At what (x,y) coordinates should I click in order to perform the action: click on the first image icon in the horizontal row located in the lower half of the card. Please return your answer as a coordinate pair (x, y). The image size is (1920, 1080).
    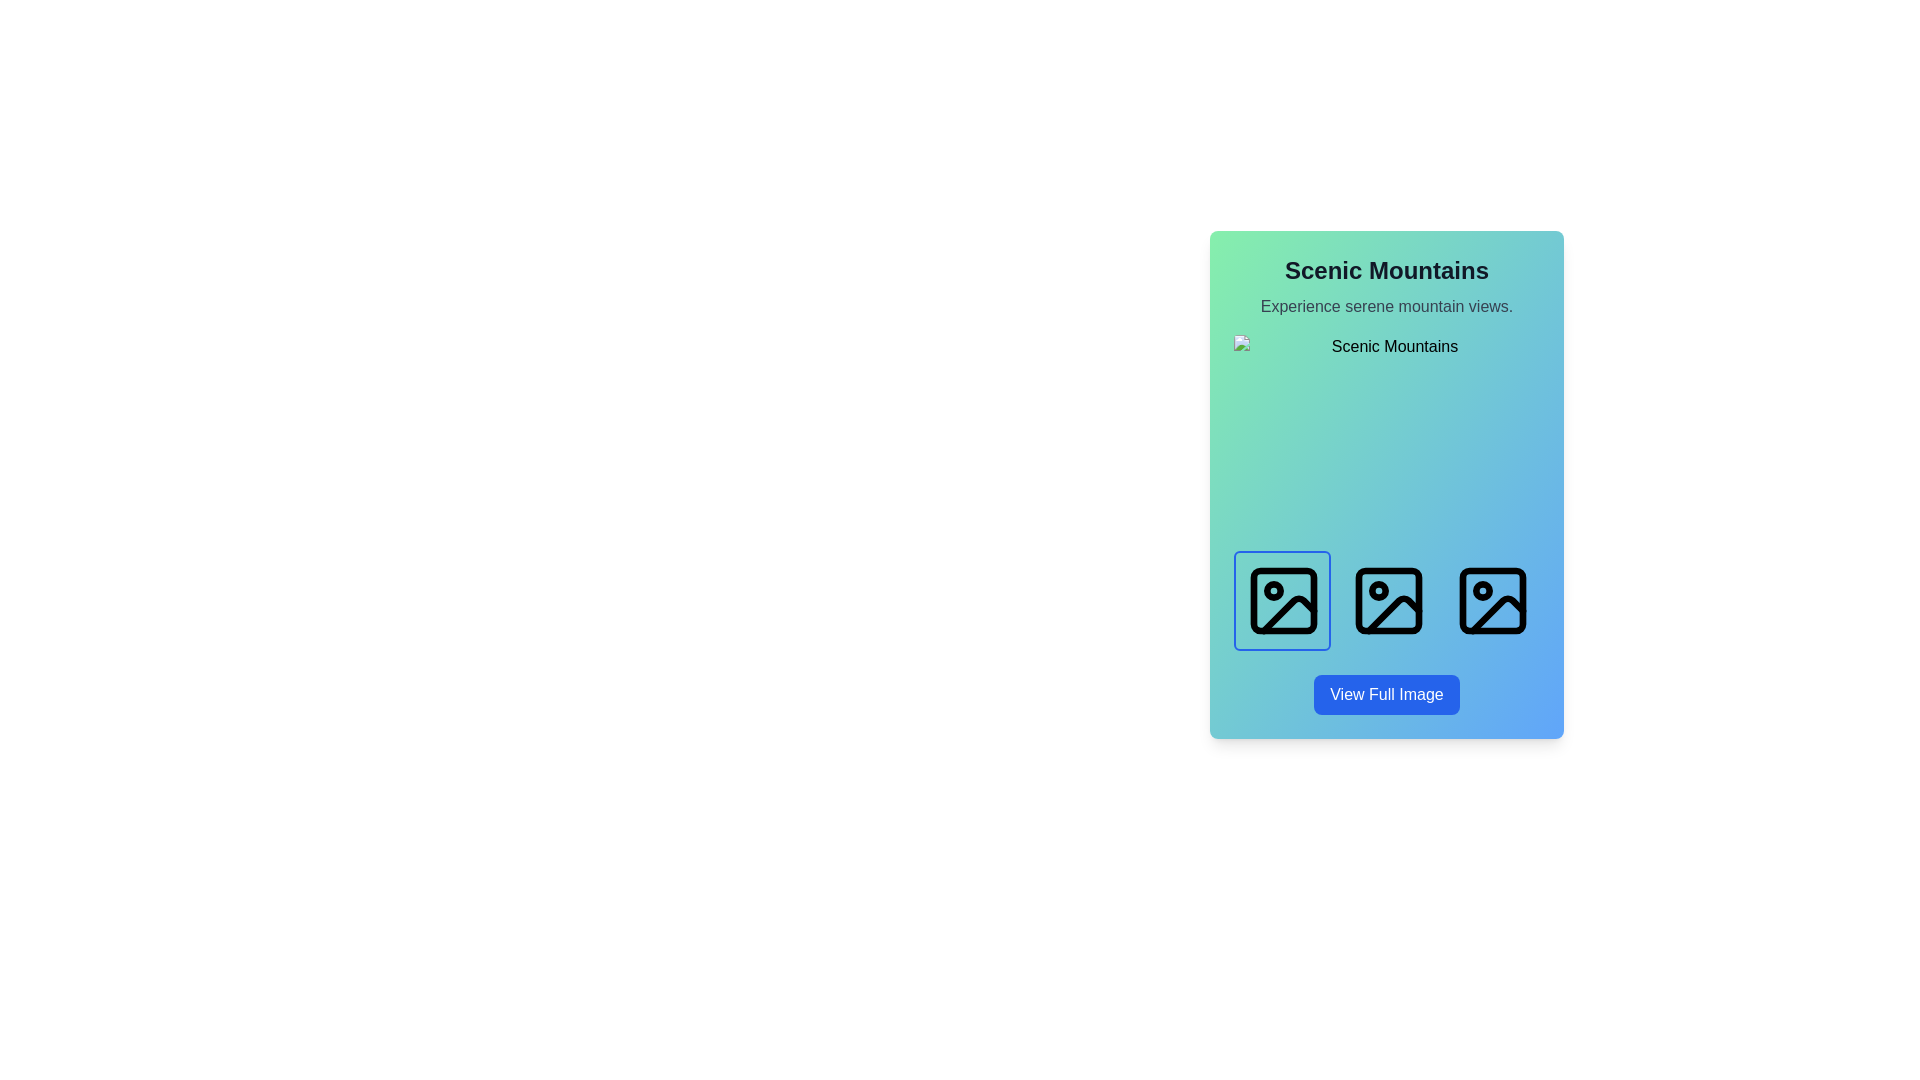
    Looking at the image, I should click on (1283, 600).